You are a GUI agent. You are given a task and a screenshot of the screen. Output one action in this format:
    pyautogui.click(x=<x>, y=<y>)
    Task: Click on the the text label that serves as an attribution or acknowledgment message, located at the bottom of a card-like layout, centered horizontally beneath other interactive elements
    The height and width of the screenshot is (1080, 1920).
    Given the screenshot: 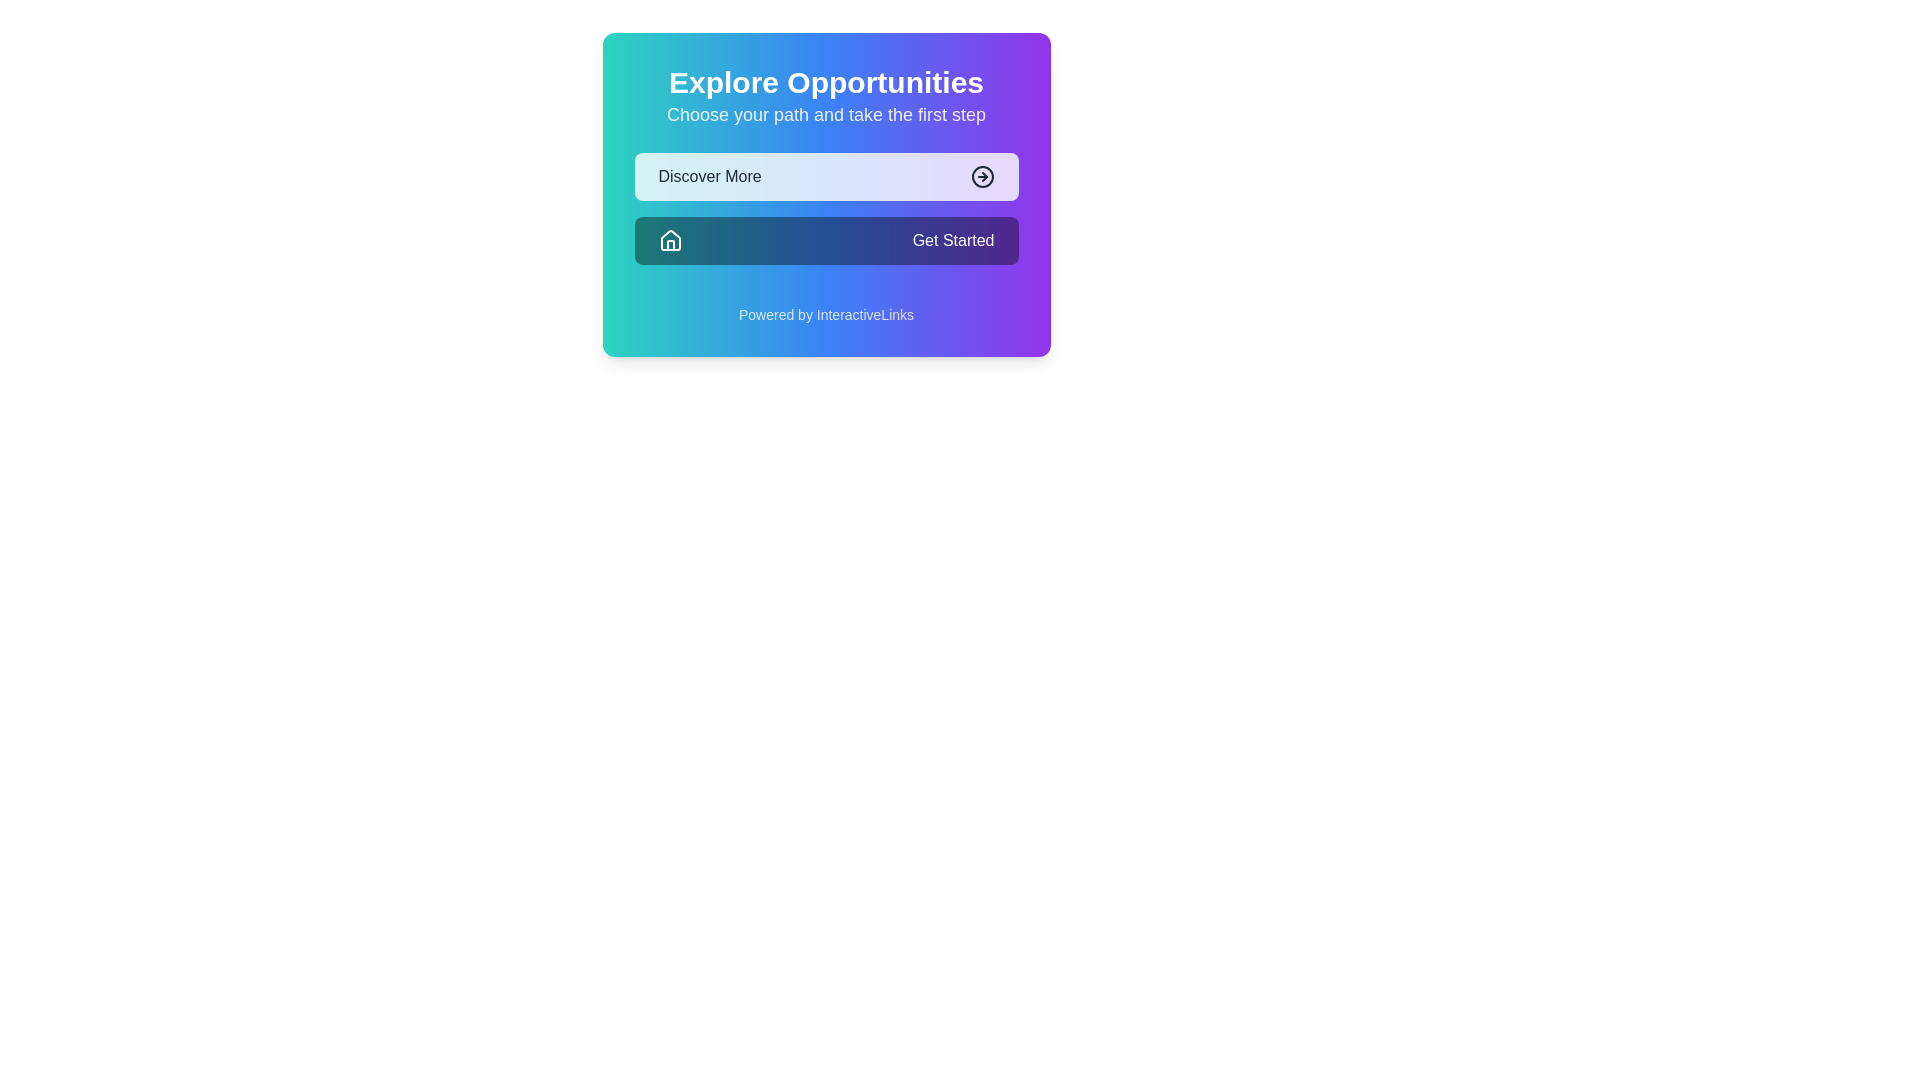 What is the action you would take?
    pyautogui.click(x=826, y=315)
    